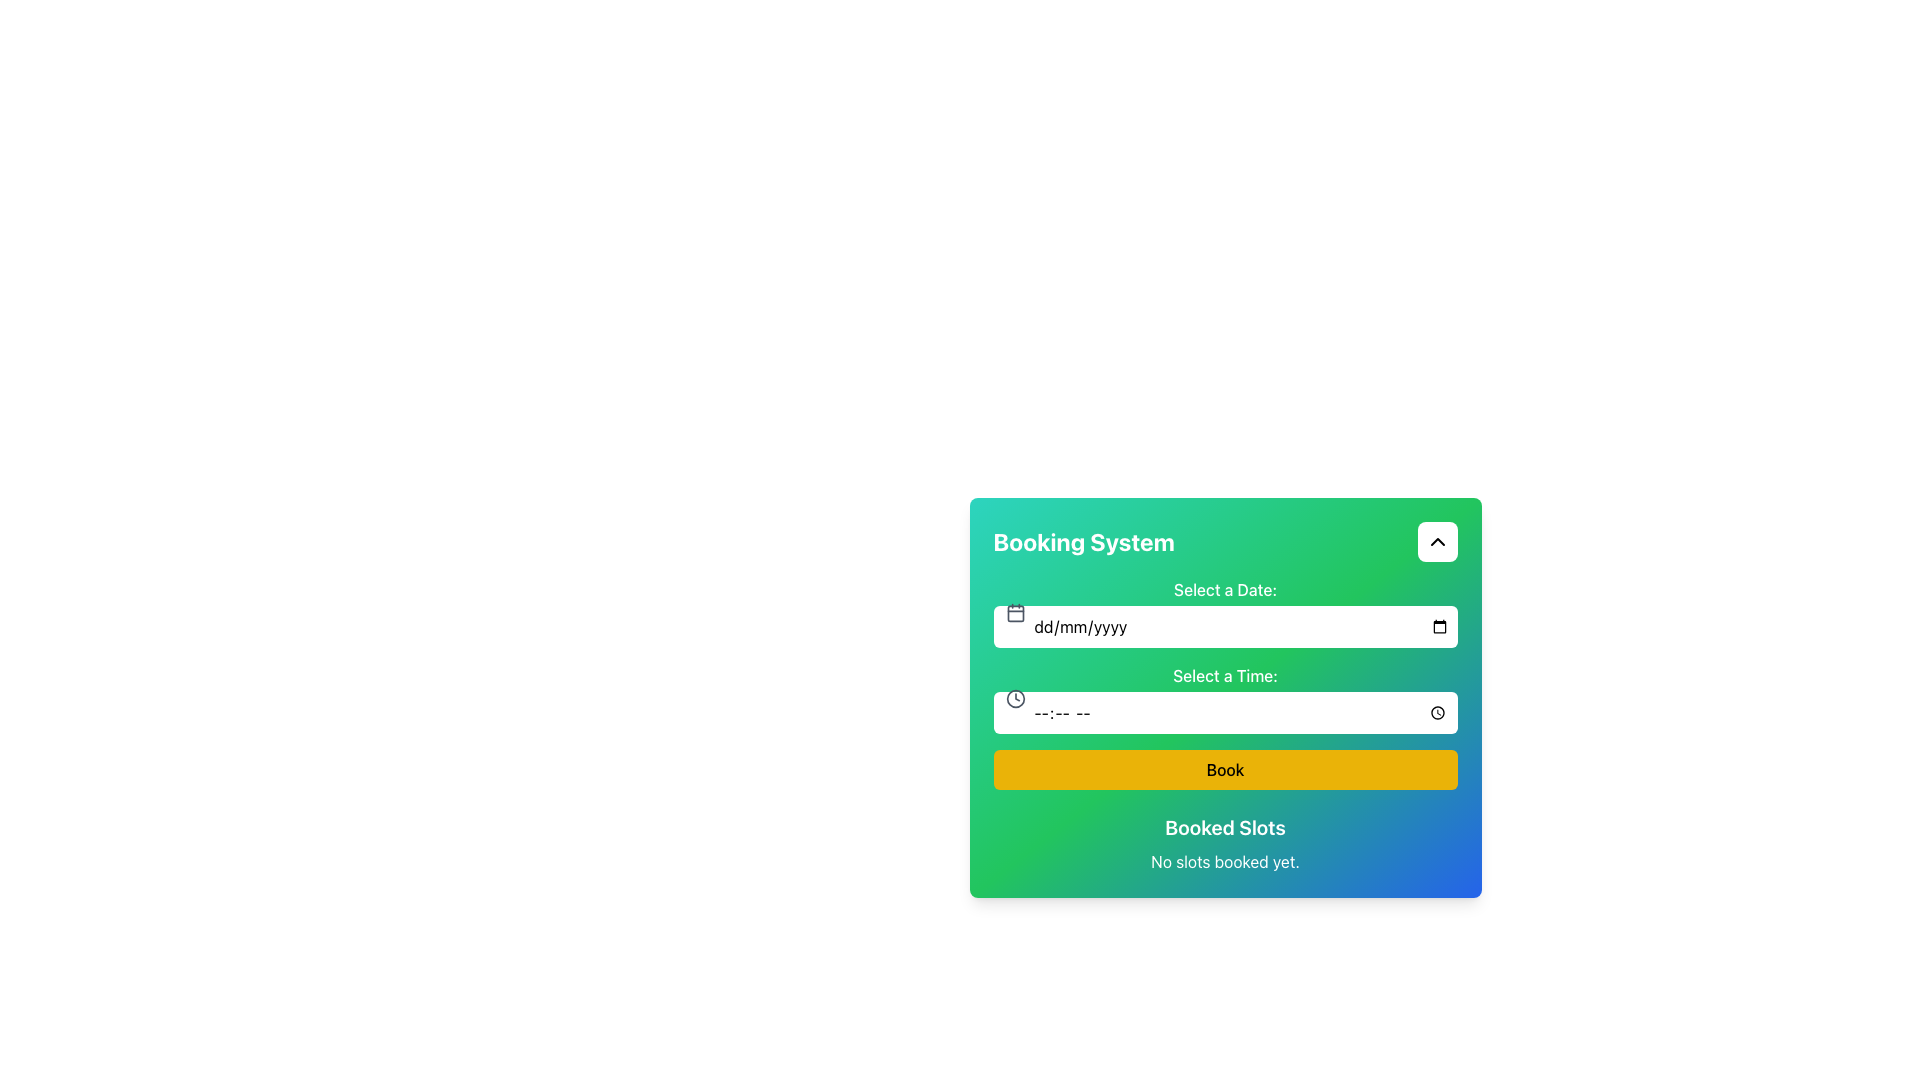  Describe the element at coordinates (1224, 612) in the screenshot. I see `the date picker input field located below the 'Booking System' title` at that location.